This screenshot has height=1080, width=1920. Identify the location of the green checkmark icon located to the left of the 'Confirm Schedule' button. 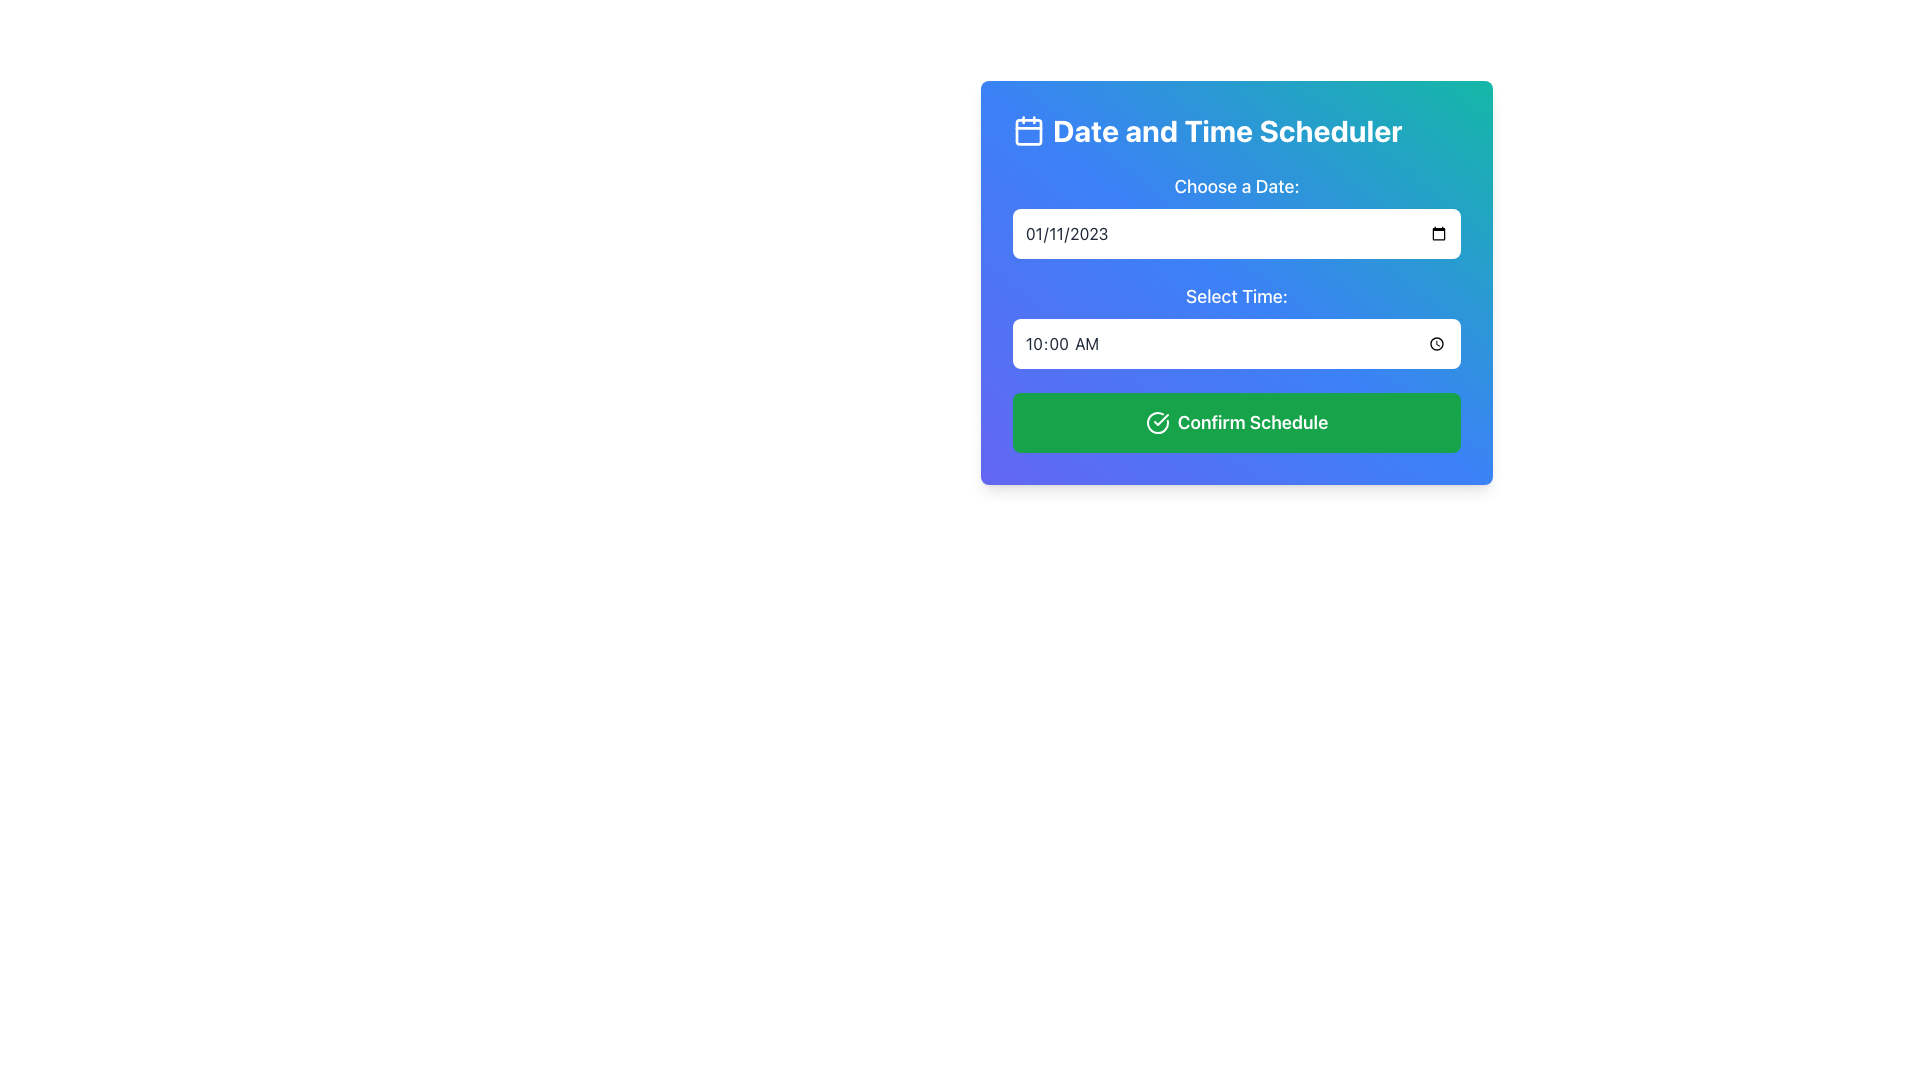
(1157, 422).